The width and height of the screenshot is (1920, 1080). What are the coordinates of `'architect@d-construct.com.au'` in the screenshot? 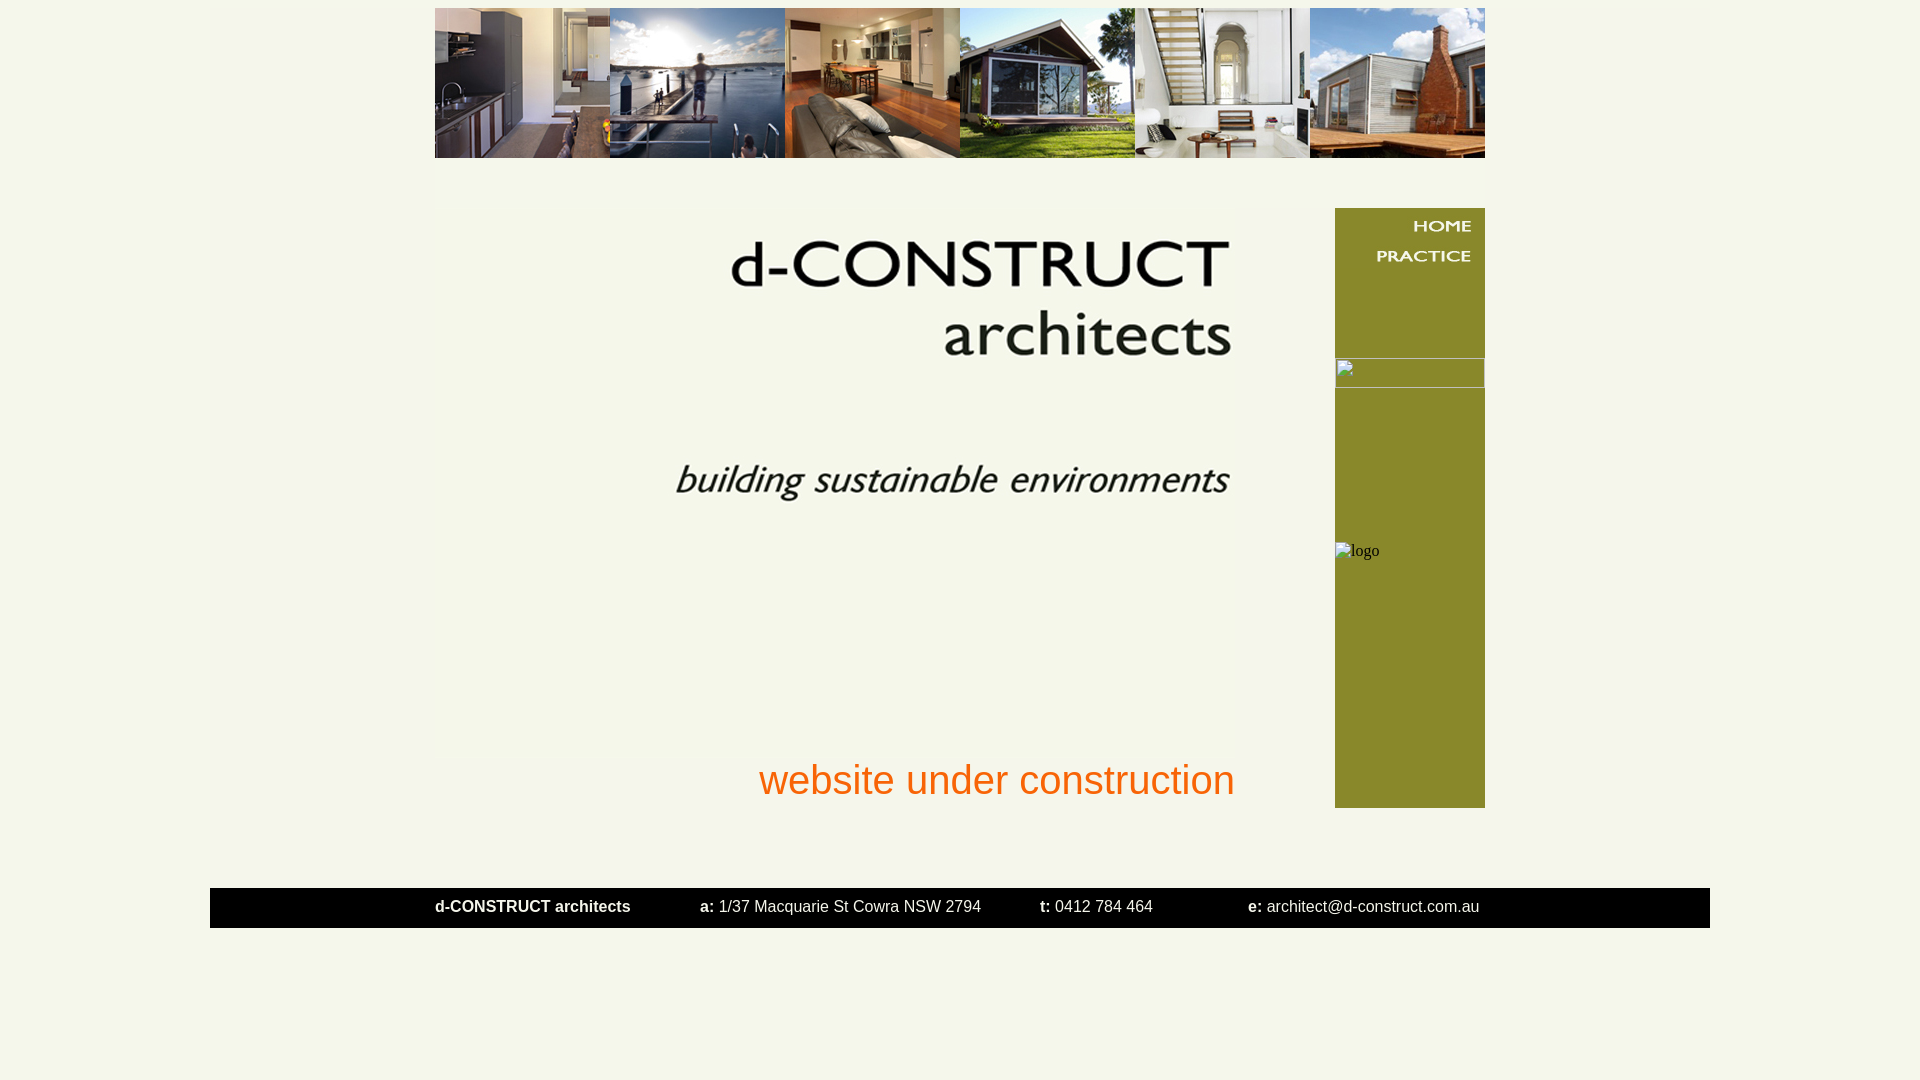 It's located at (1372, 906).